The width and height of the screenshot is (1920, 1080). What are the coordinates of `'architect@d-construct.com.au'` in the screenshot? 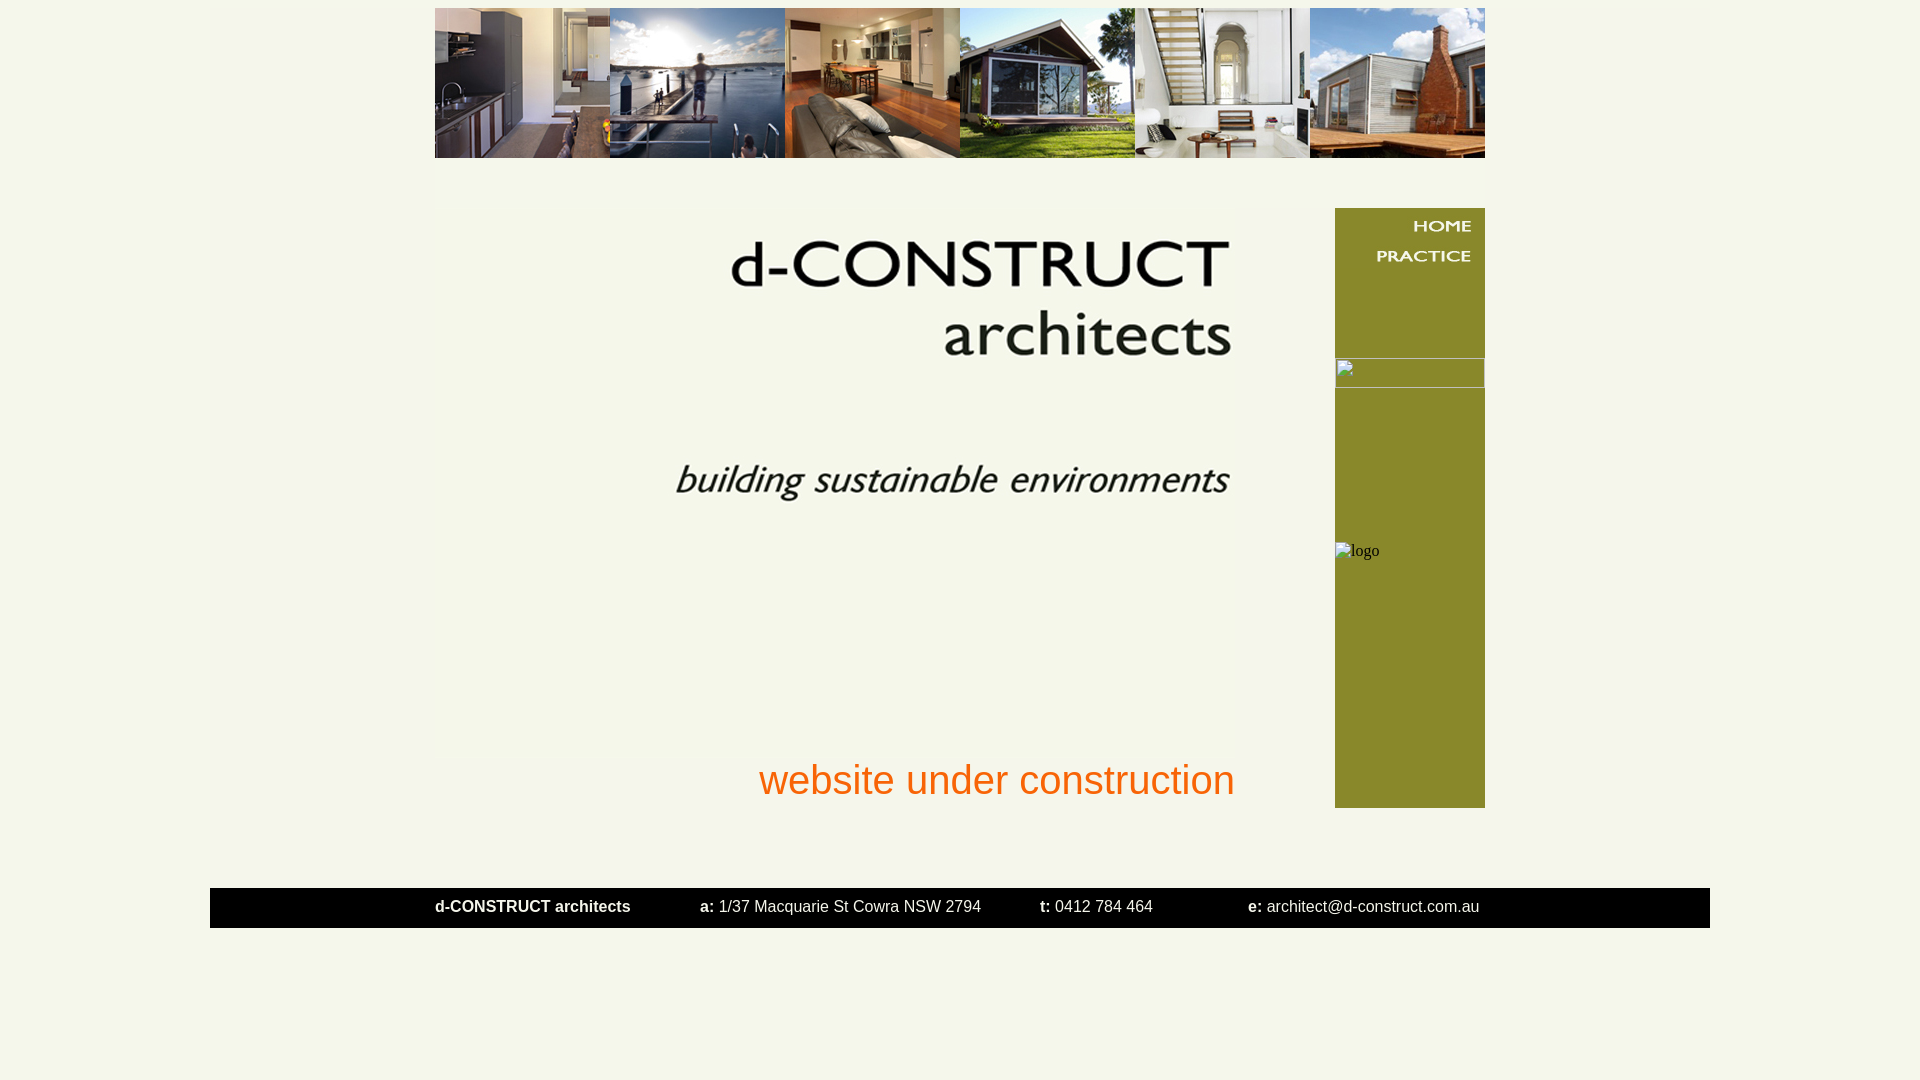 It's located at (1372, 906).